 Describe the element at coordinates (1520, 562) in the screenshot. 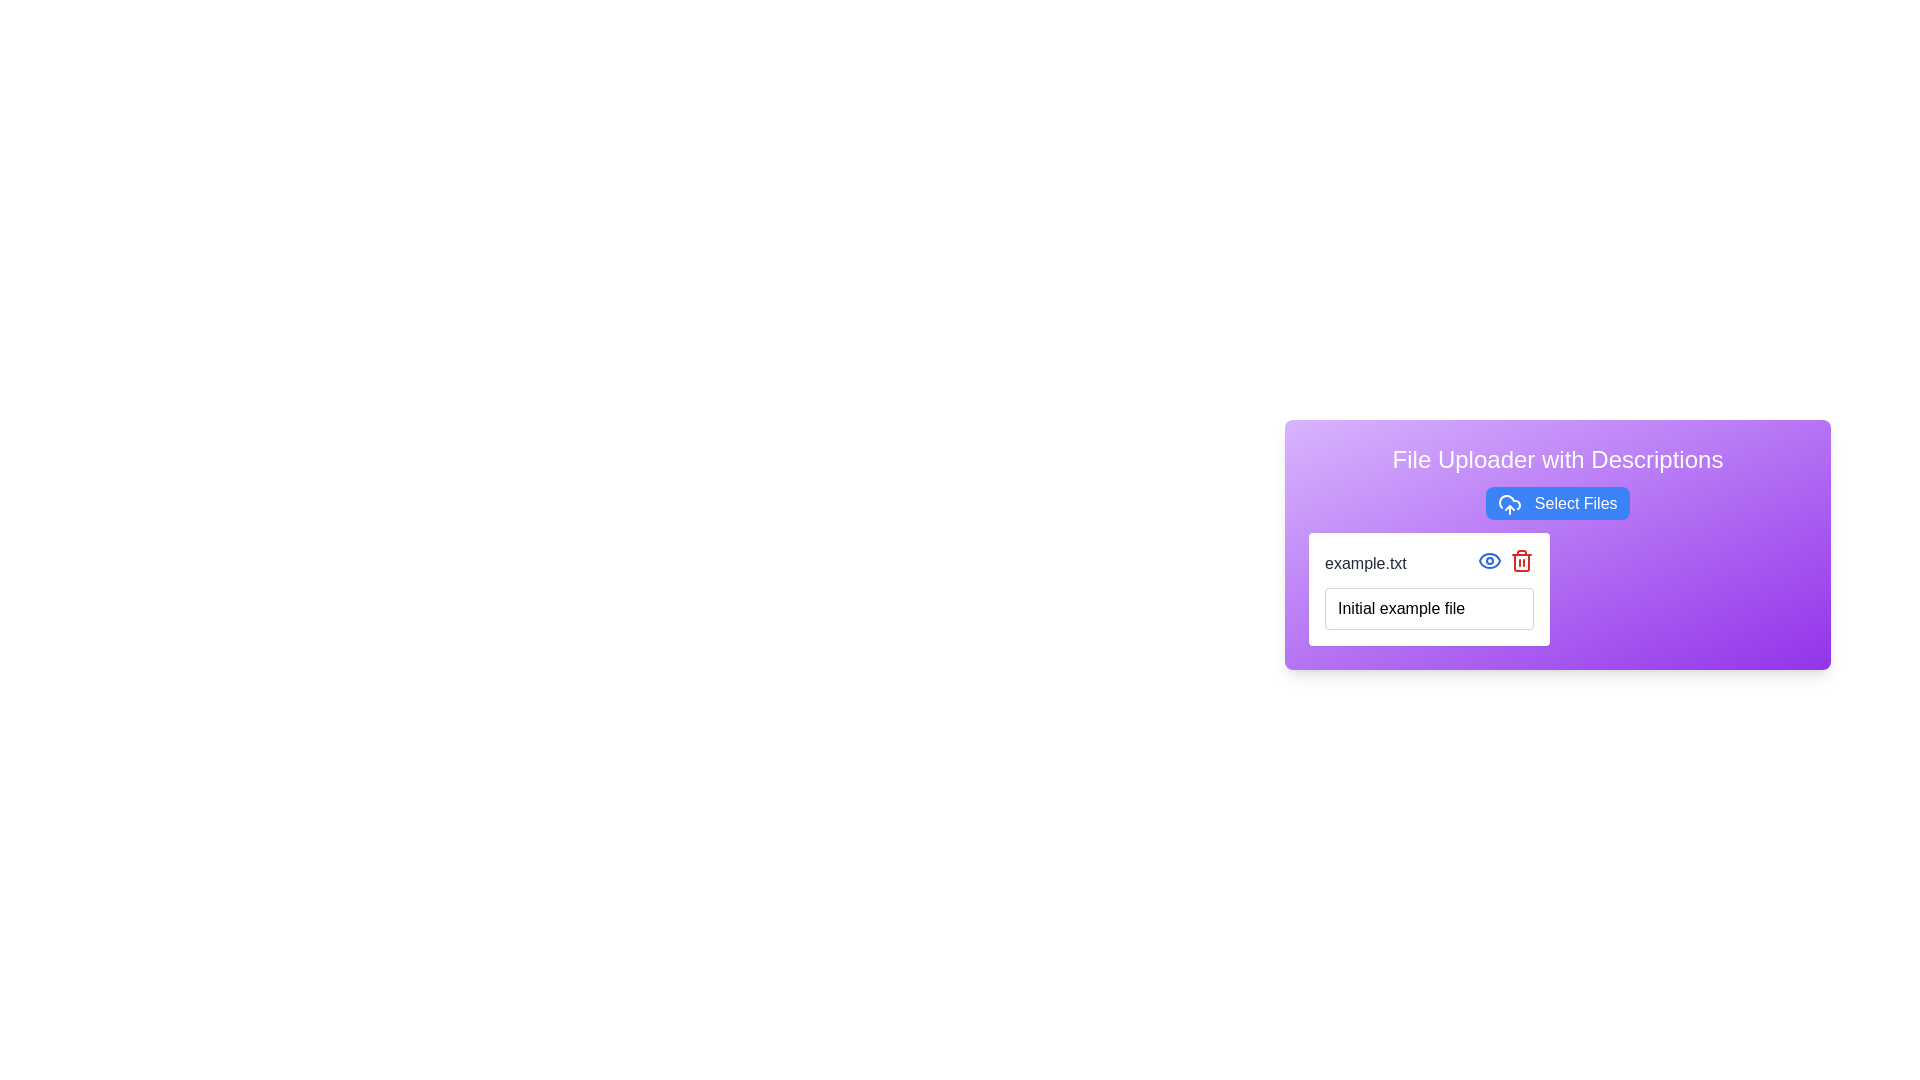

I see `the body of the trash bin icon, which is outlined and styled with thin lines, located next to the 'example.txt' file name, to initiate the delete action` at that location.